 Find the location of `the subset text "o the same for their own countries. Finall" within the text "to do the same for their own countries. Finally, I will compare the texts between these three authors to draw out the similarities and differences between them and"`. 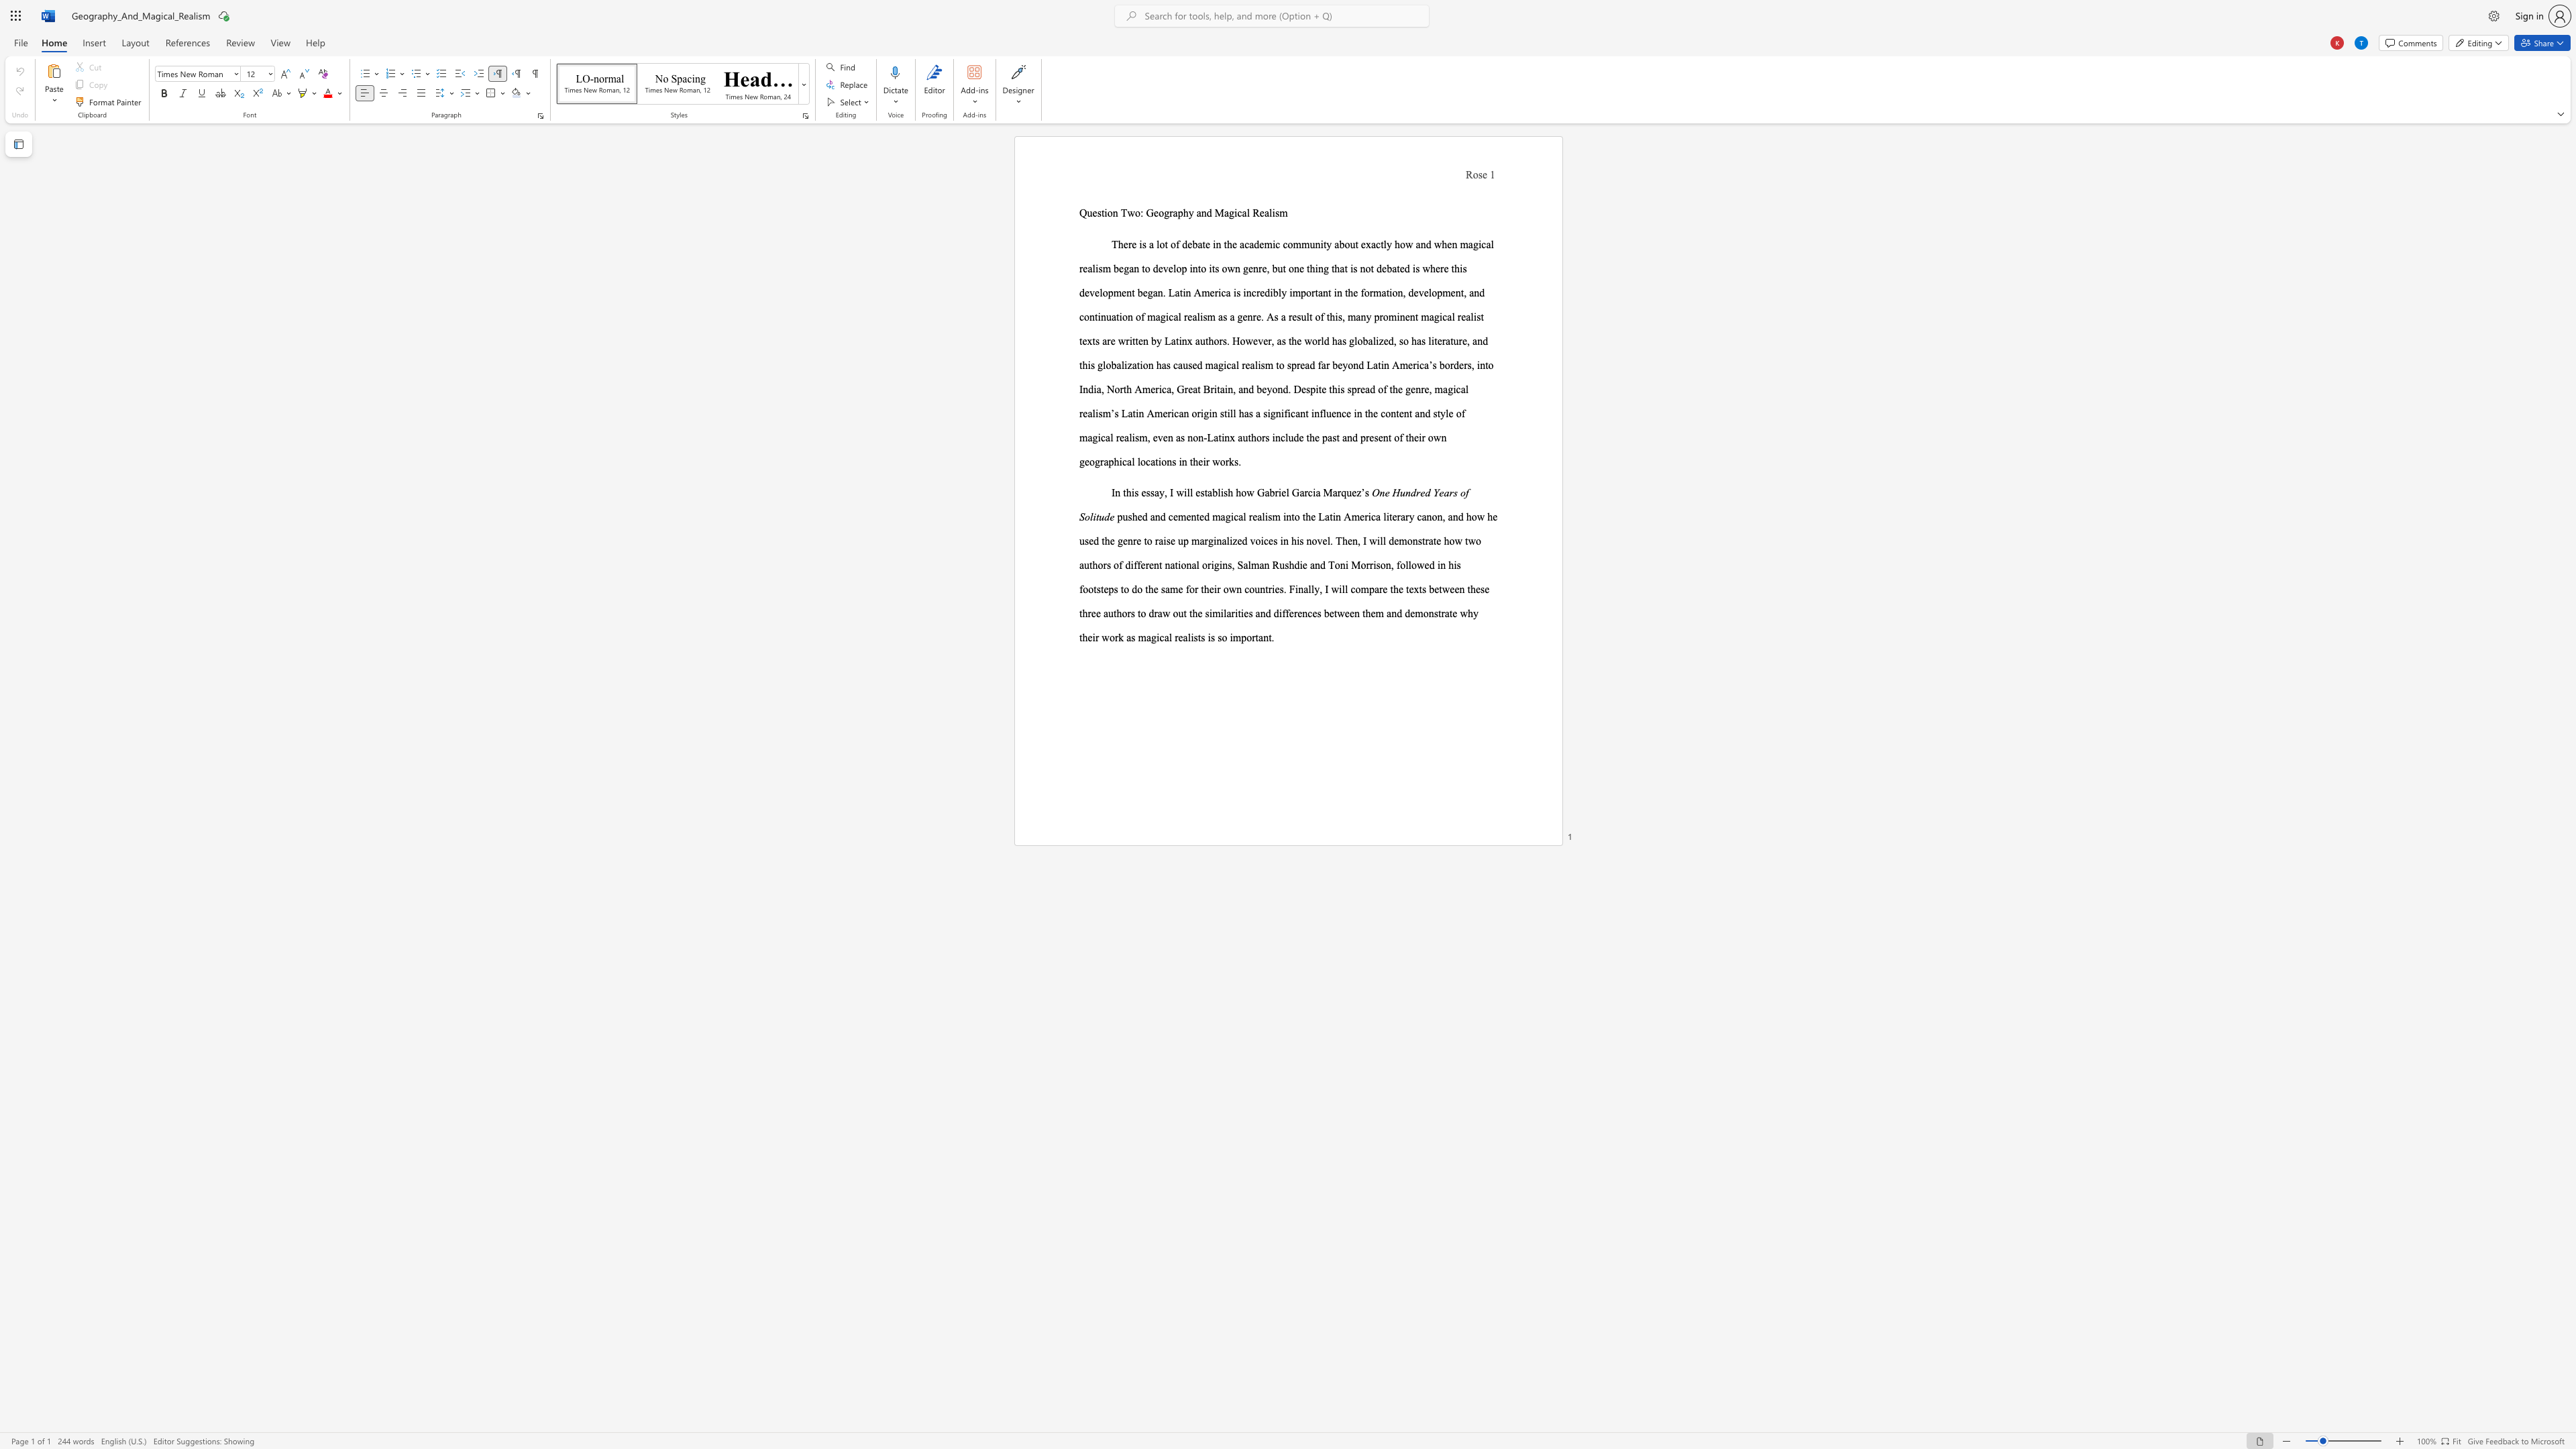

the subset text "o the same for their own countries. Finall" within the text "to do the same for their own countries. Finally, I will compare the texts between these three authors to draw out the similarities and differences between them and" is located at coordinates (1136, 588).